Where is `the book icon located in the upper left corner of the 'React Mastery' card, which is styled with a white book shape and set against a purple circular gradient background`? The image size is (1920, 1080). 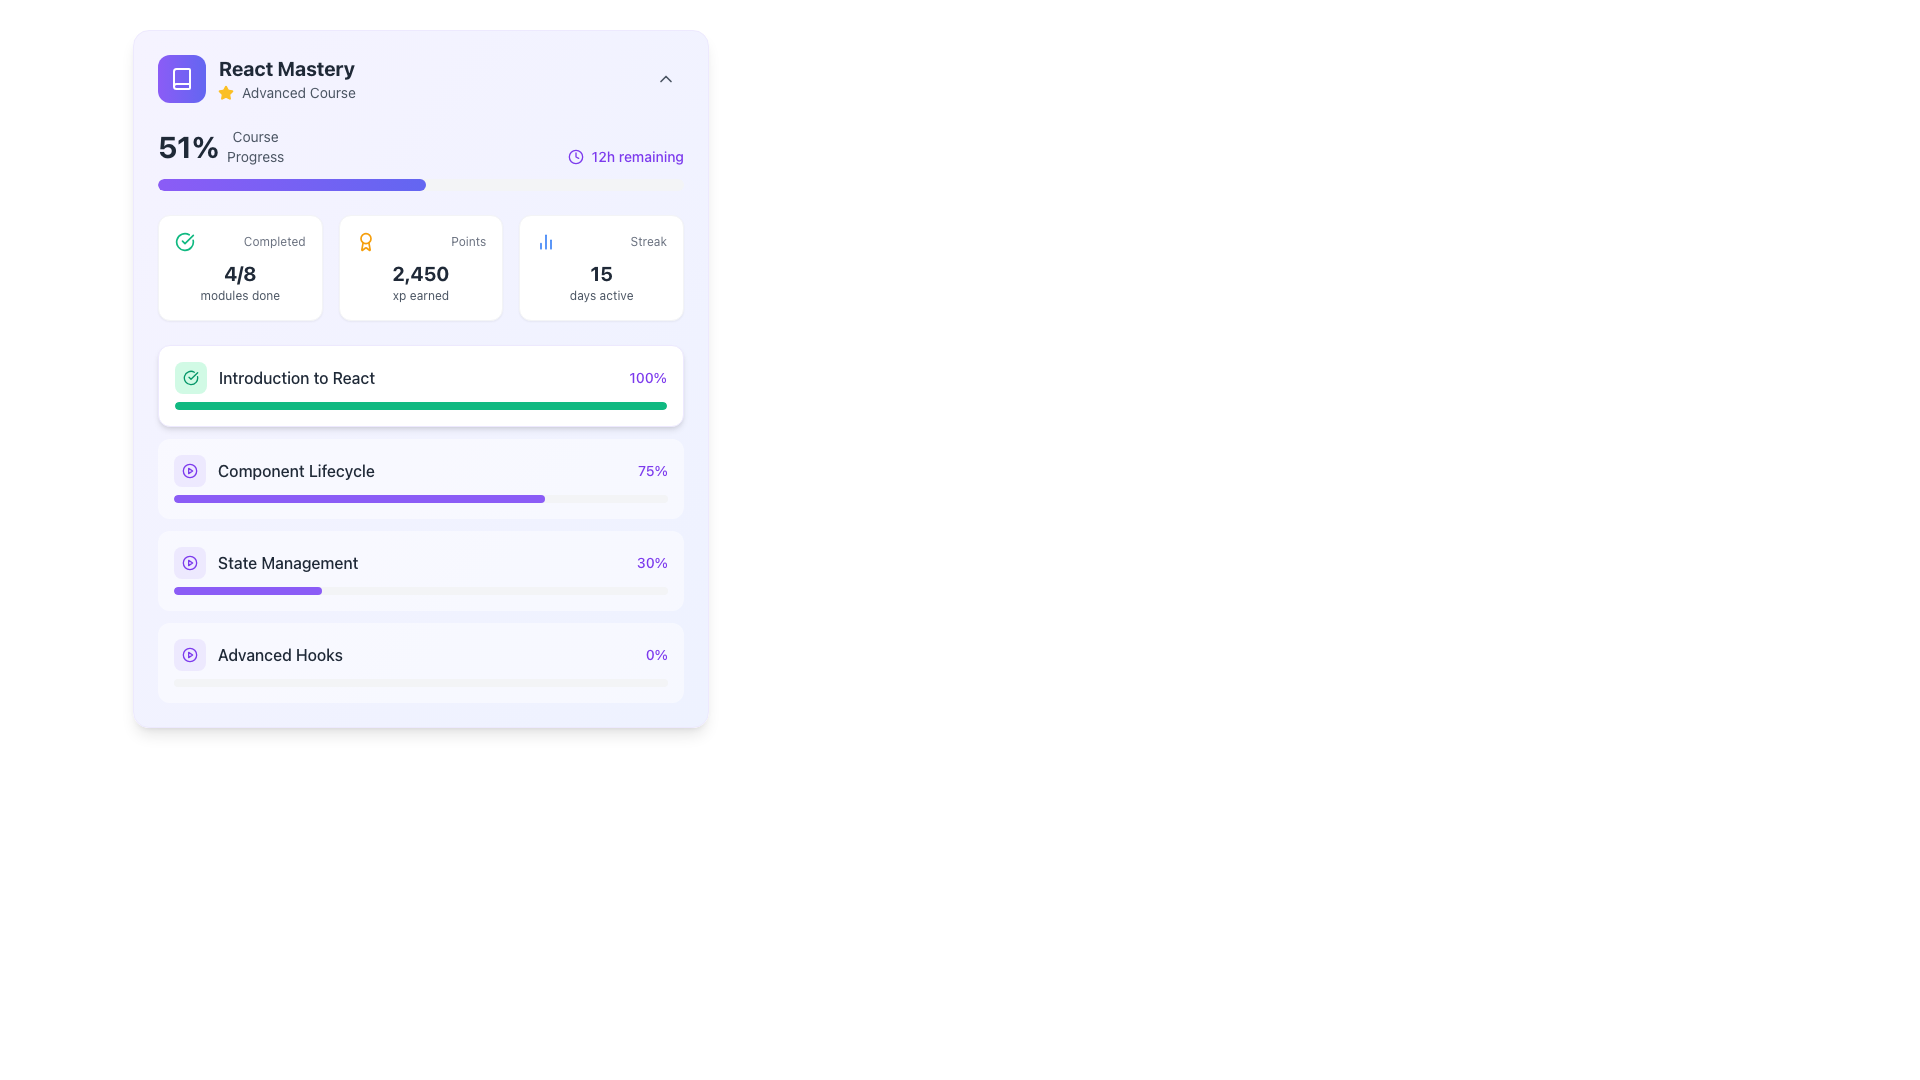
the book icon located in the upper left corner of the 'React Mastery' card, which is styled with a white book shape and set against a purple circular gradient background is located at coordinates (182, 77).